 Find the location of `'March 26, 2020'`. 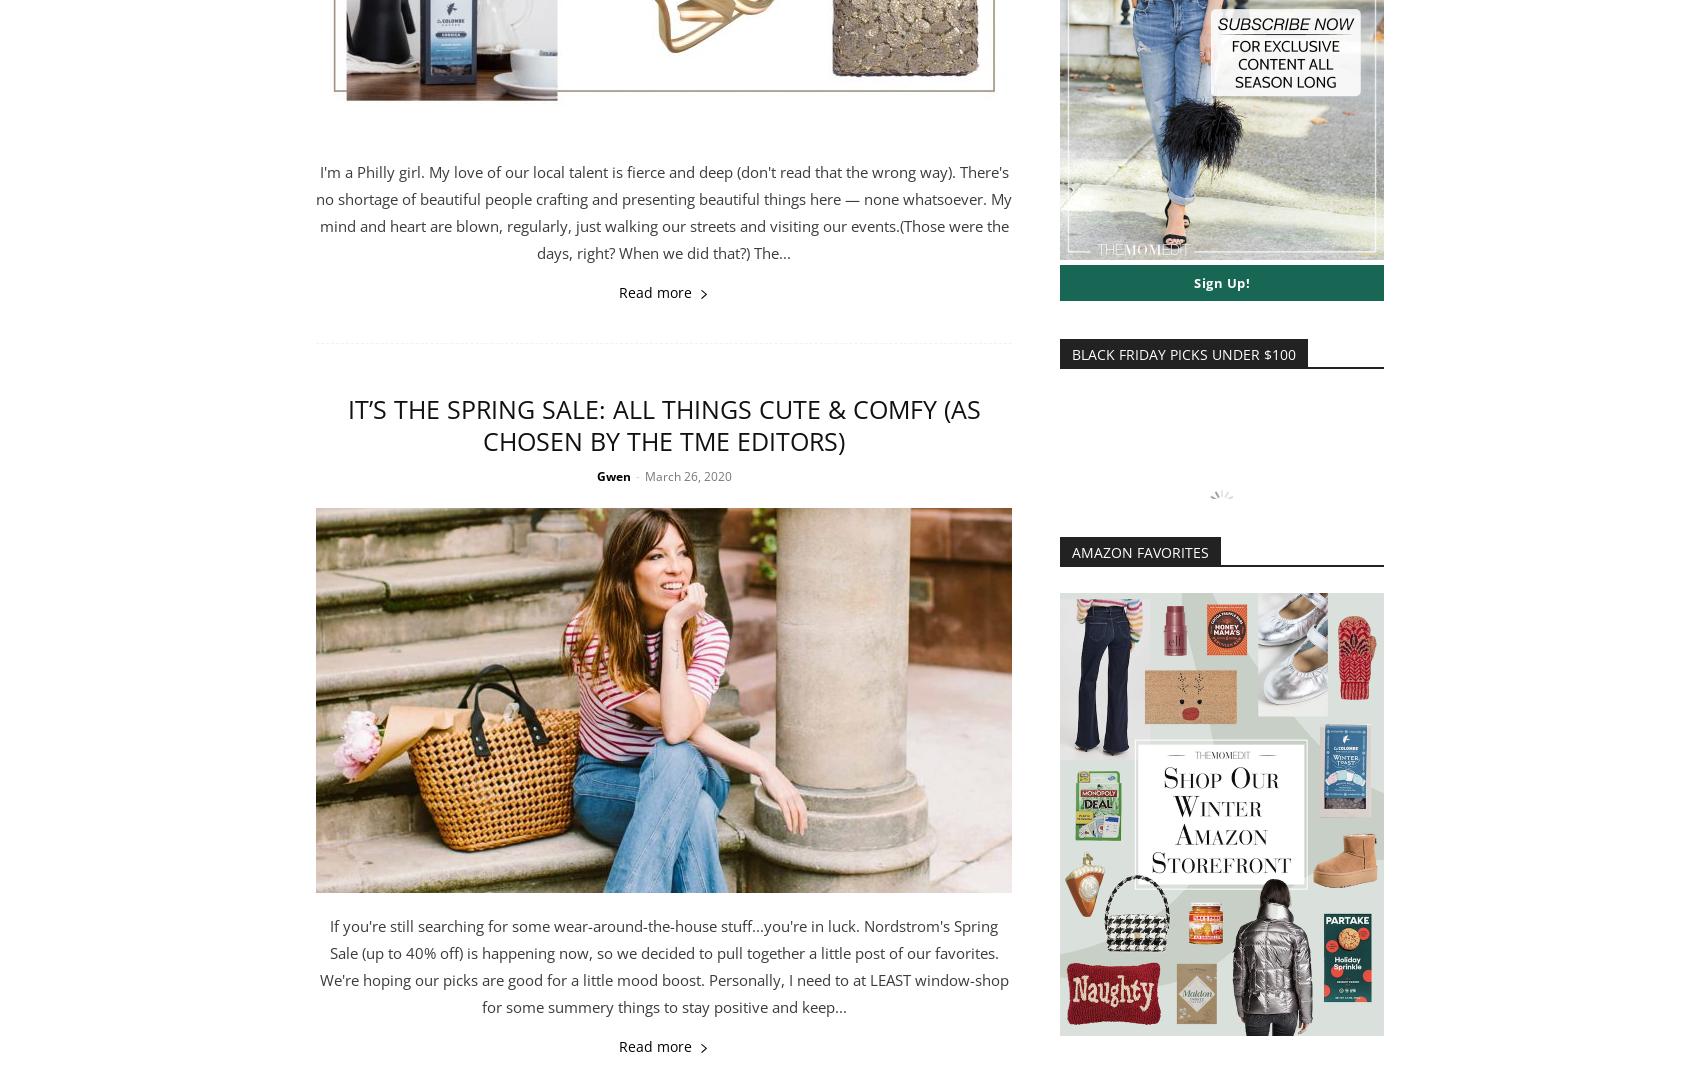

'March 26, 2020' is located at coordinates (687, 475).